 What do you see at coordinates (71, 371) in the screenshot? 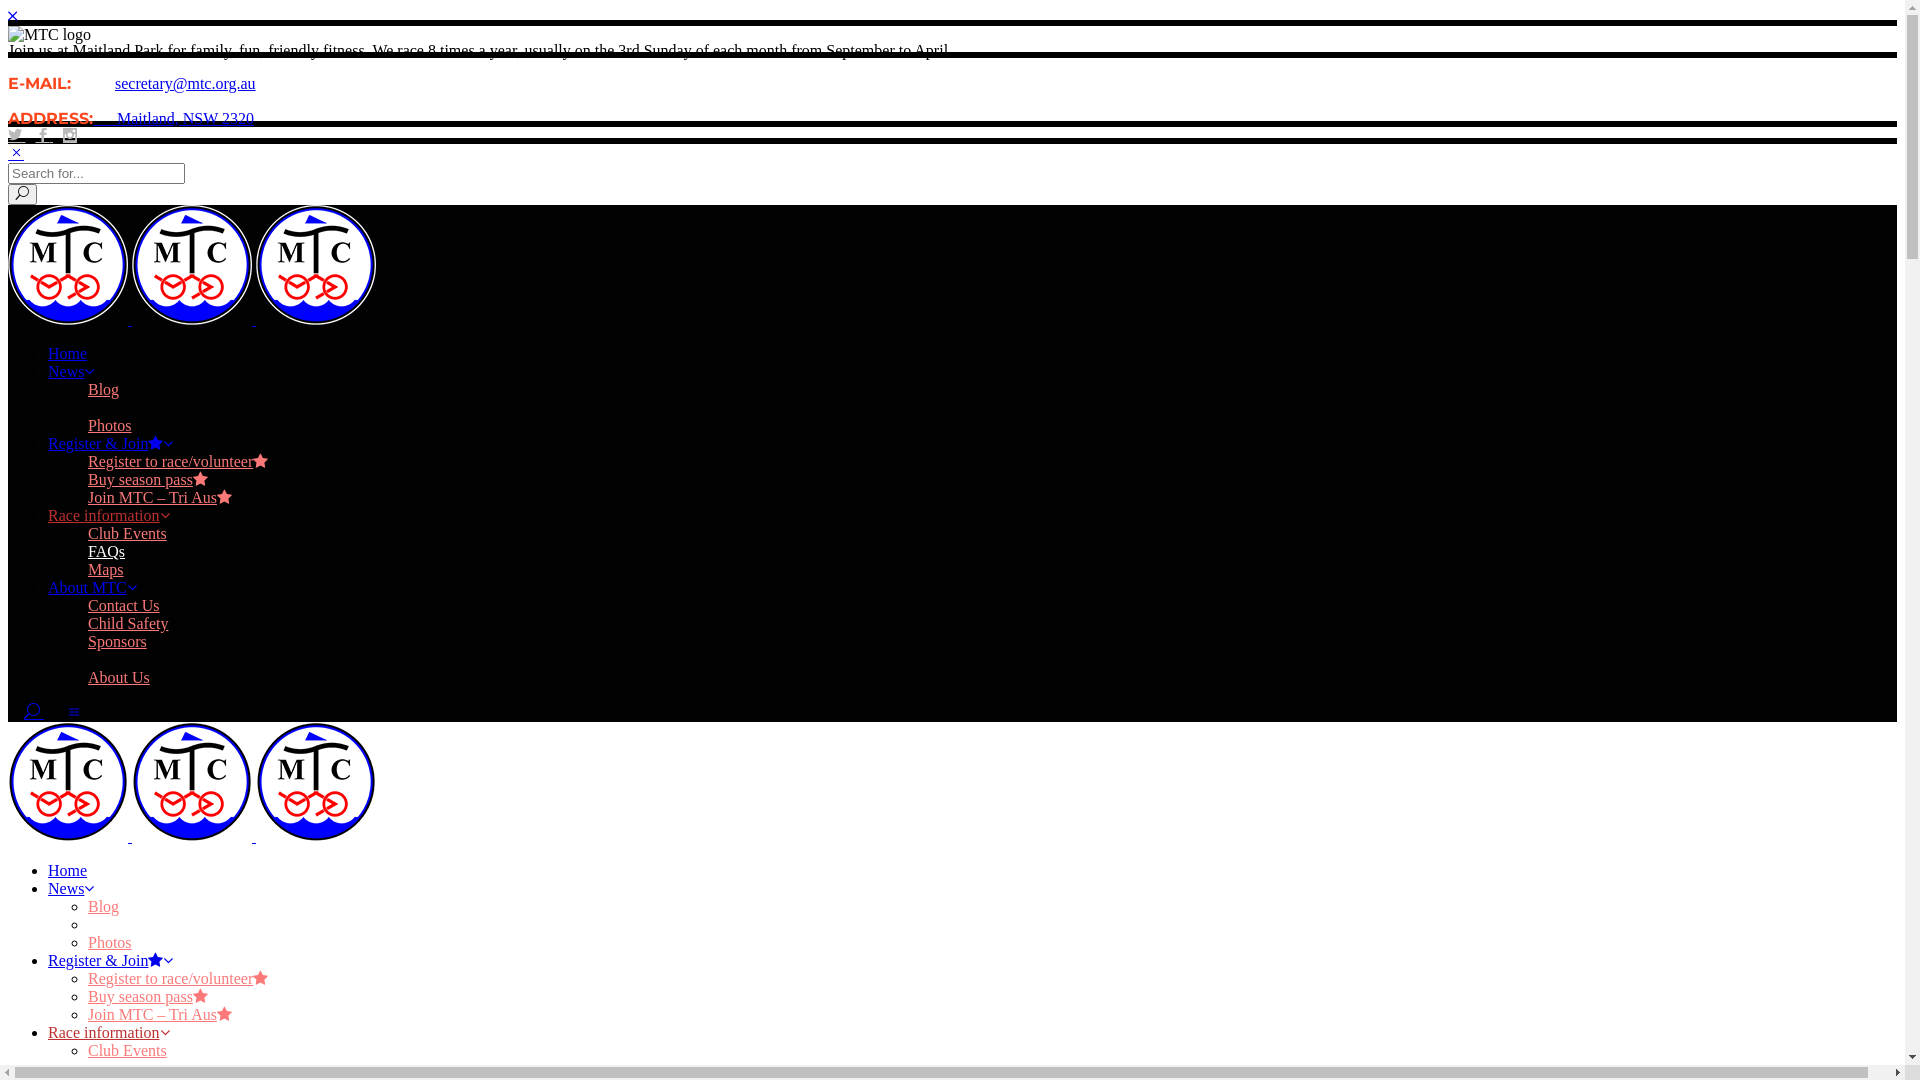
I see `'News'` at bounding box center [71, 371].